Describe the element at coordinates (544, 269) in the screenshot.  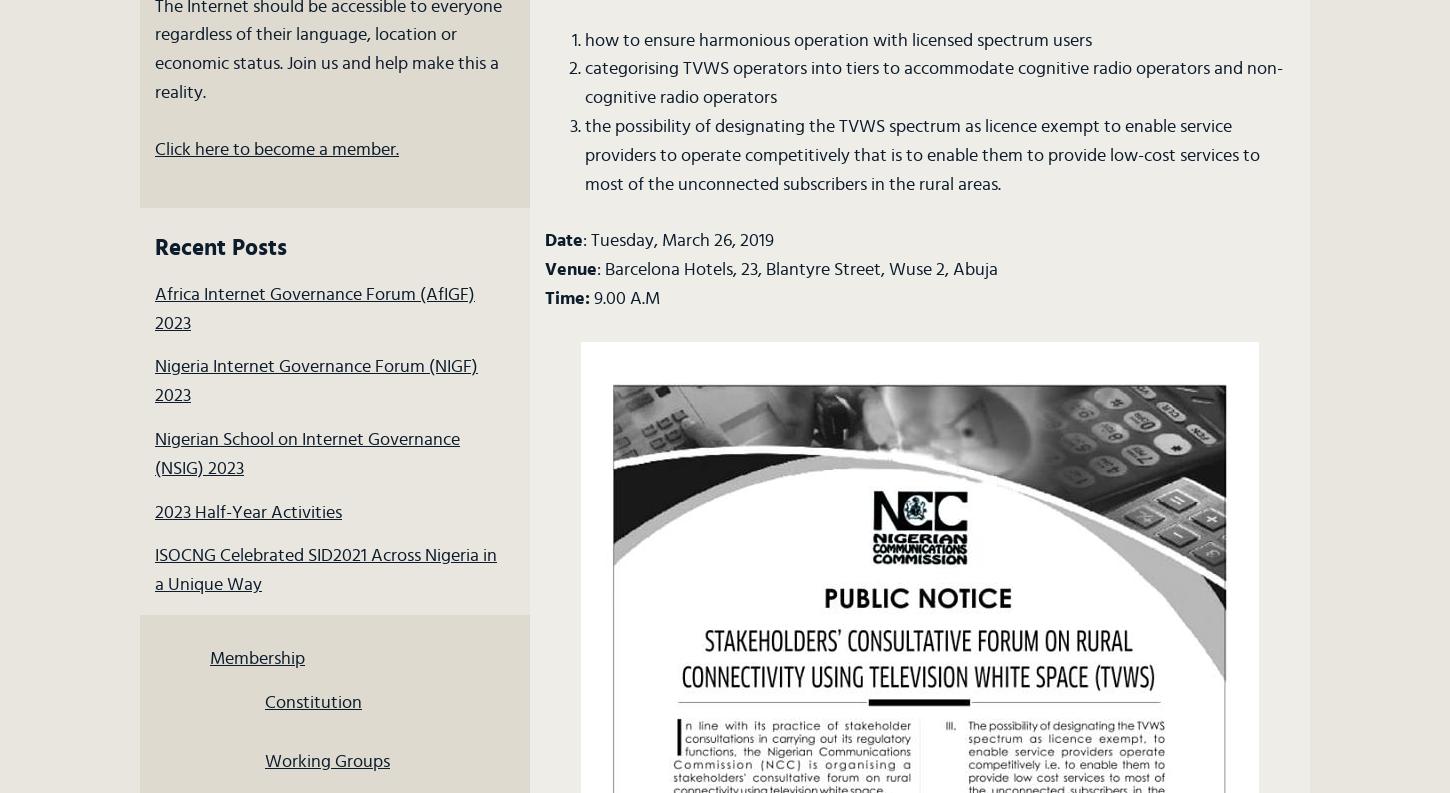
I see `'V'` at that location.